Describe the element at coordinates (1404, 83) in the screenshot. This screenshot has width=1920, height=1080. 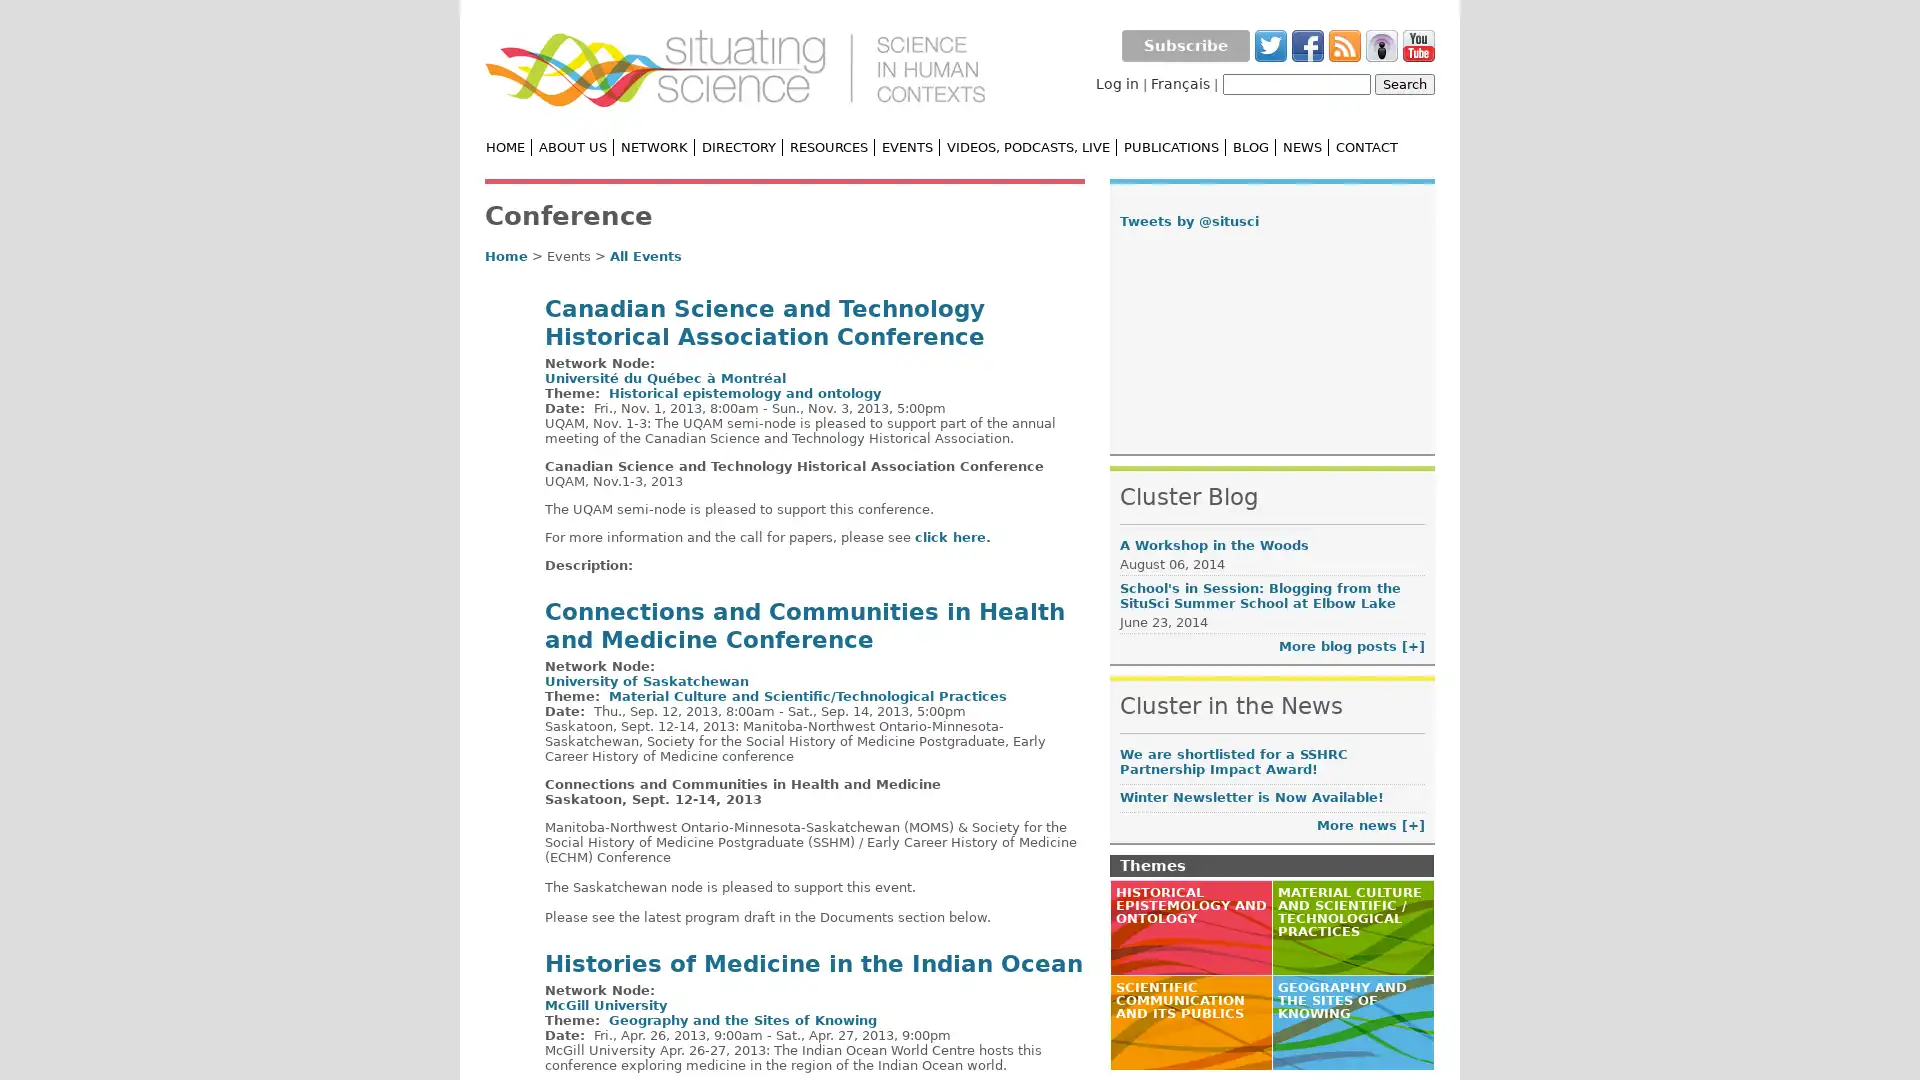
I see `Search` at that location.